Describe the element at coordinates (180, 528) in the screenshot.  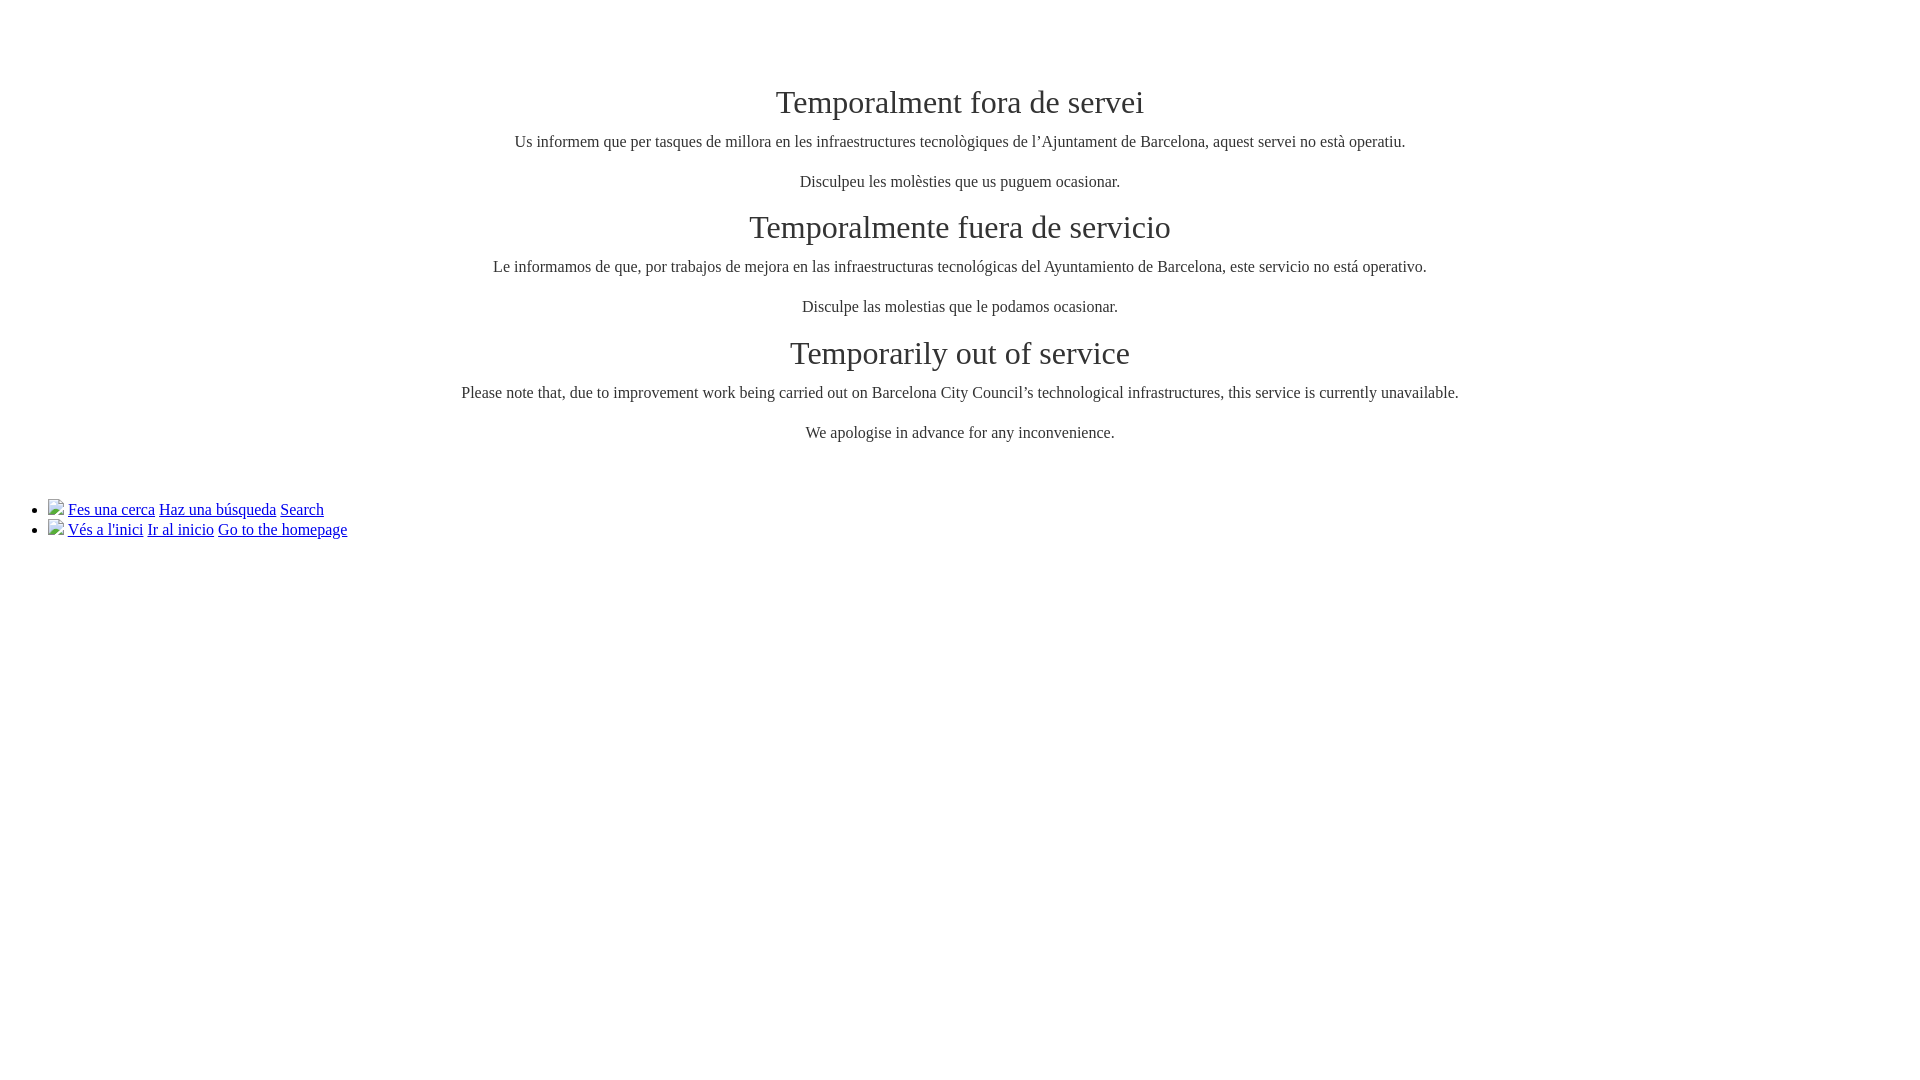
I see `'Ir al inicio'` at that location.